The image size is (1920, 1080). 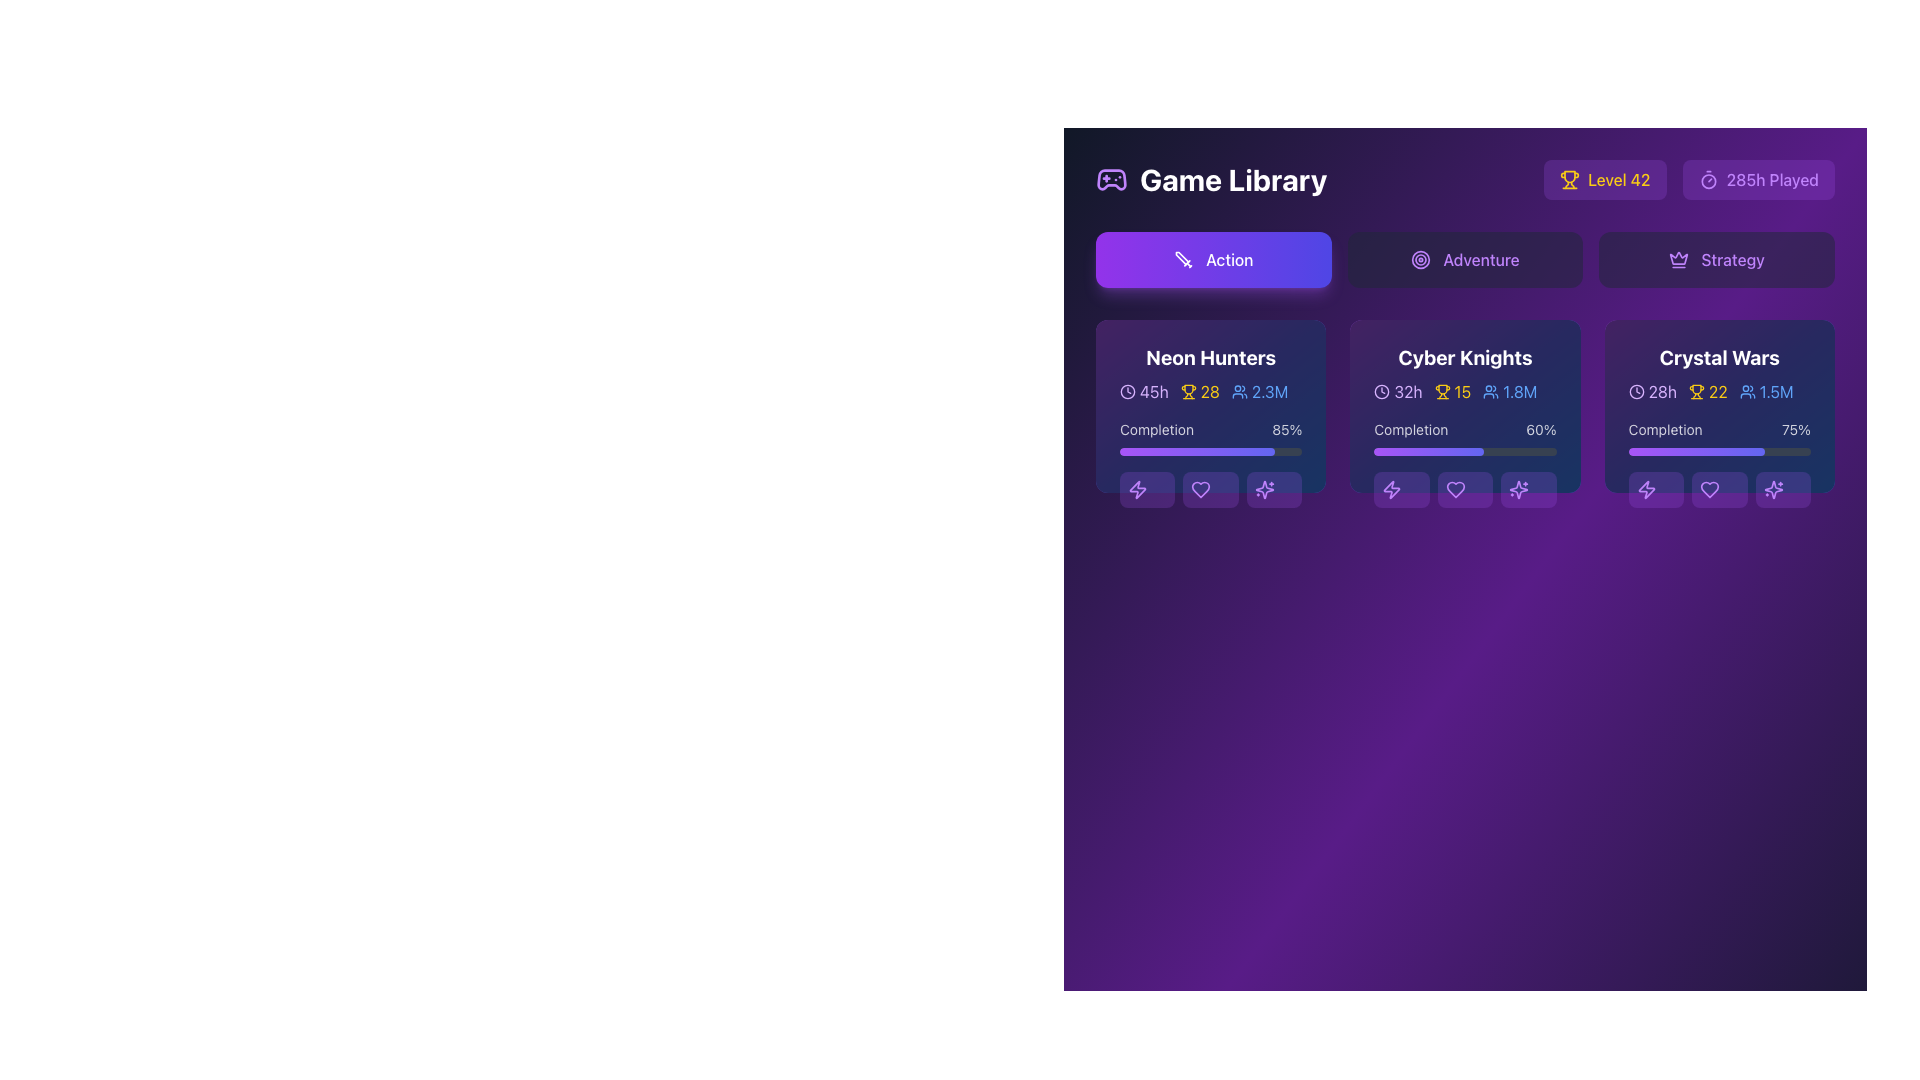 What do you see at coordinates (1636, 392) in the screenshot?
I see `the circular clock icon with a purple outline located at the top-left corner of the game details card, positioned before the text '28h'` at bounding box center [1636, 392].